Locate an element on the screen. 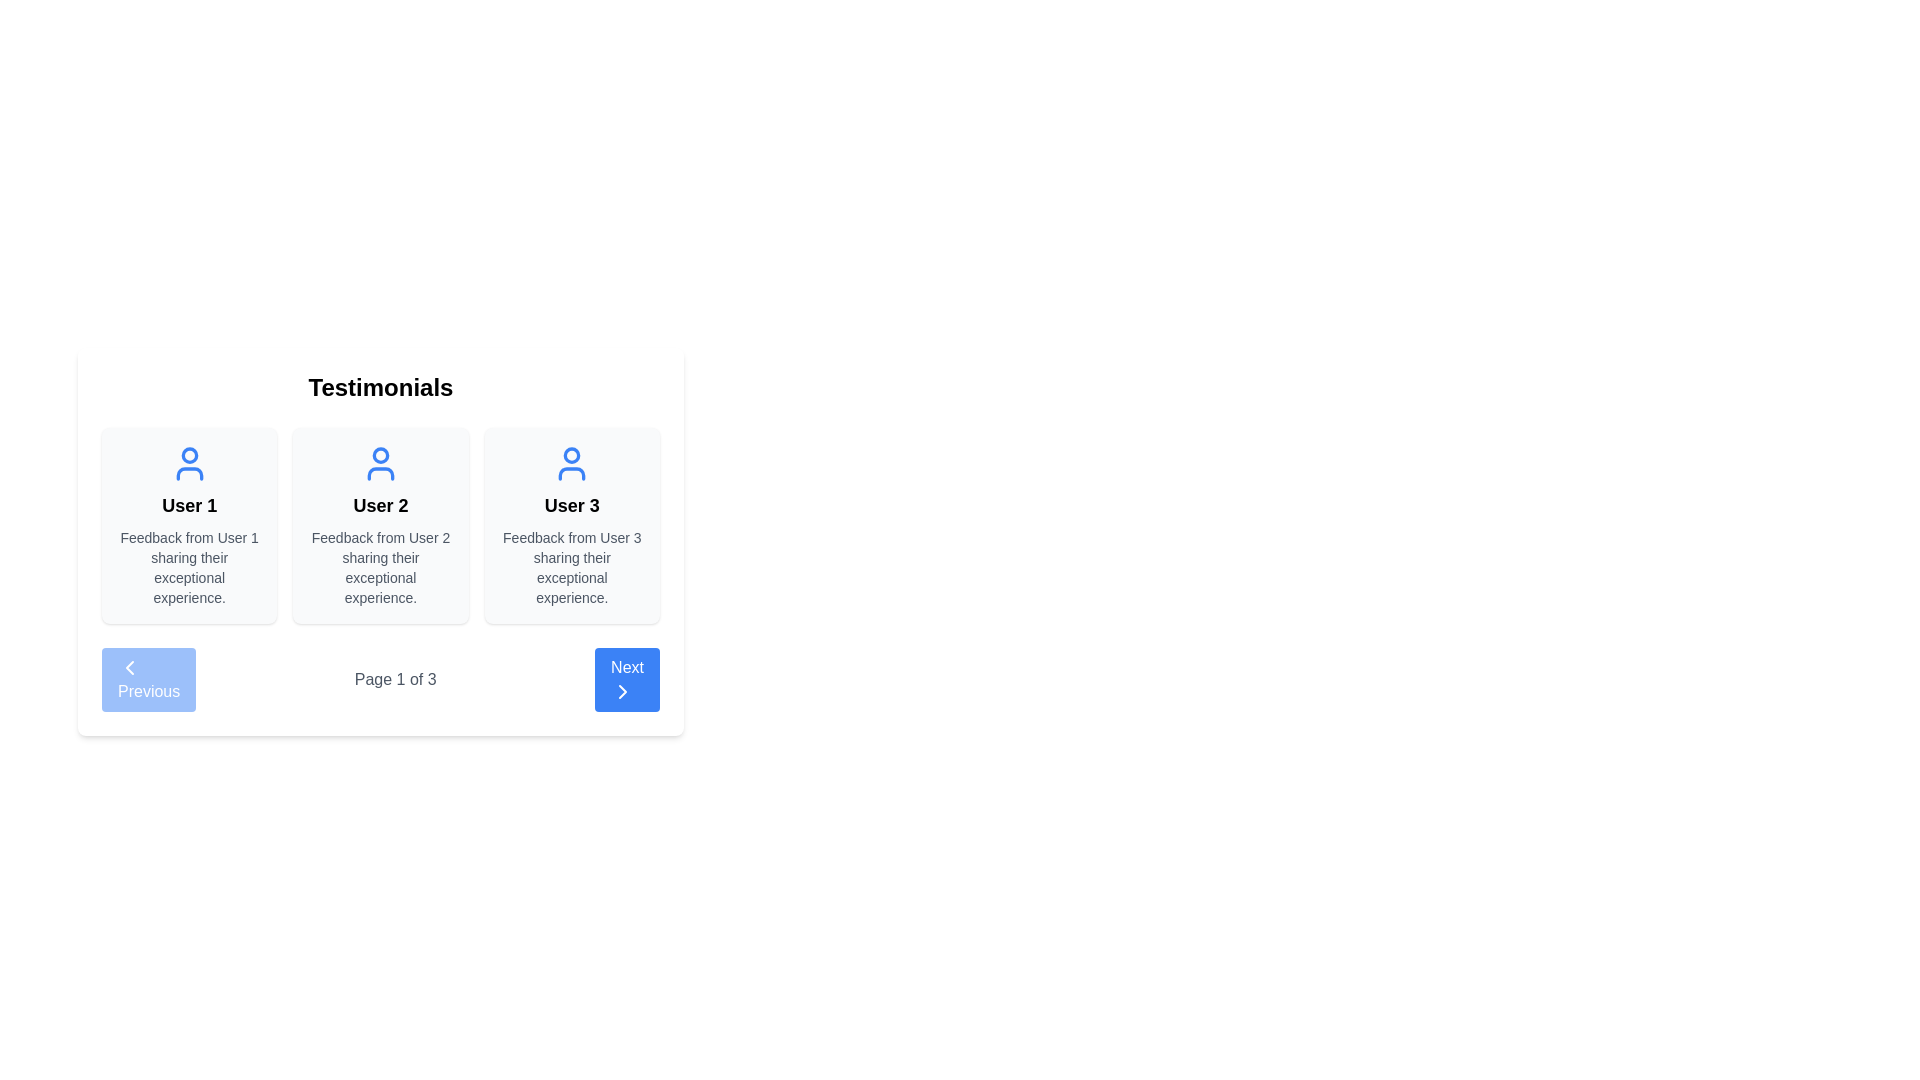  the Vector-based icon within the 'Next' button located at the bottom right corner of the page navigation section is located at coordinates (622, 690).